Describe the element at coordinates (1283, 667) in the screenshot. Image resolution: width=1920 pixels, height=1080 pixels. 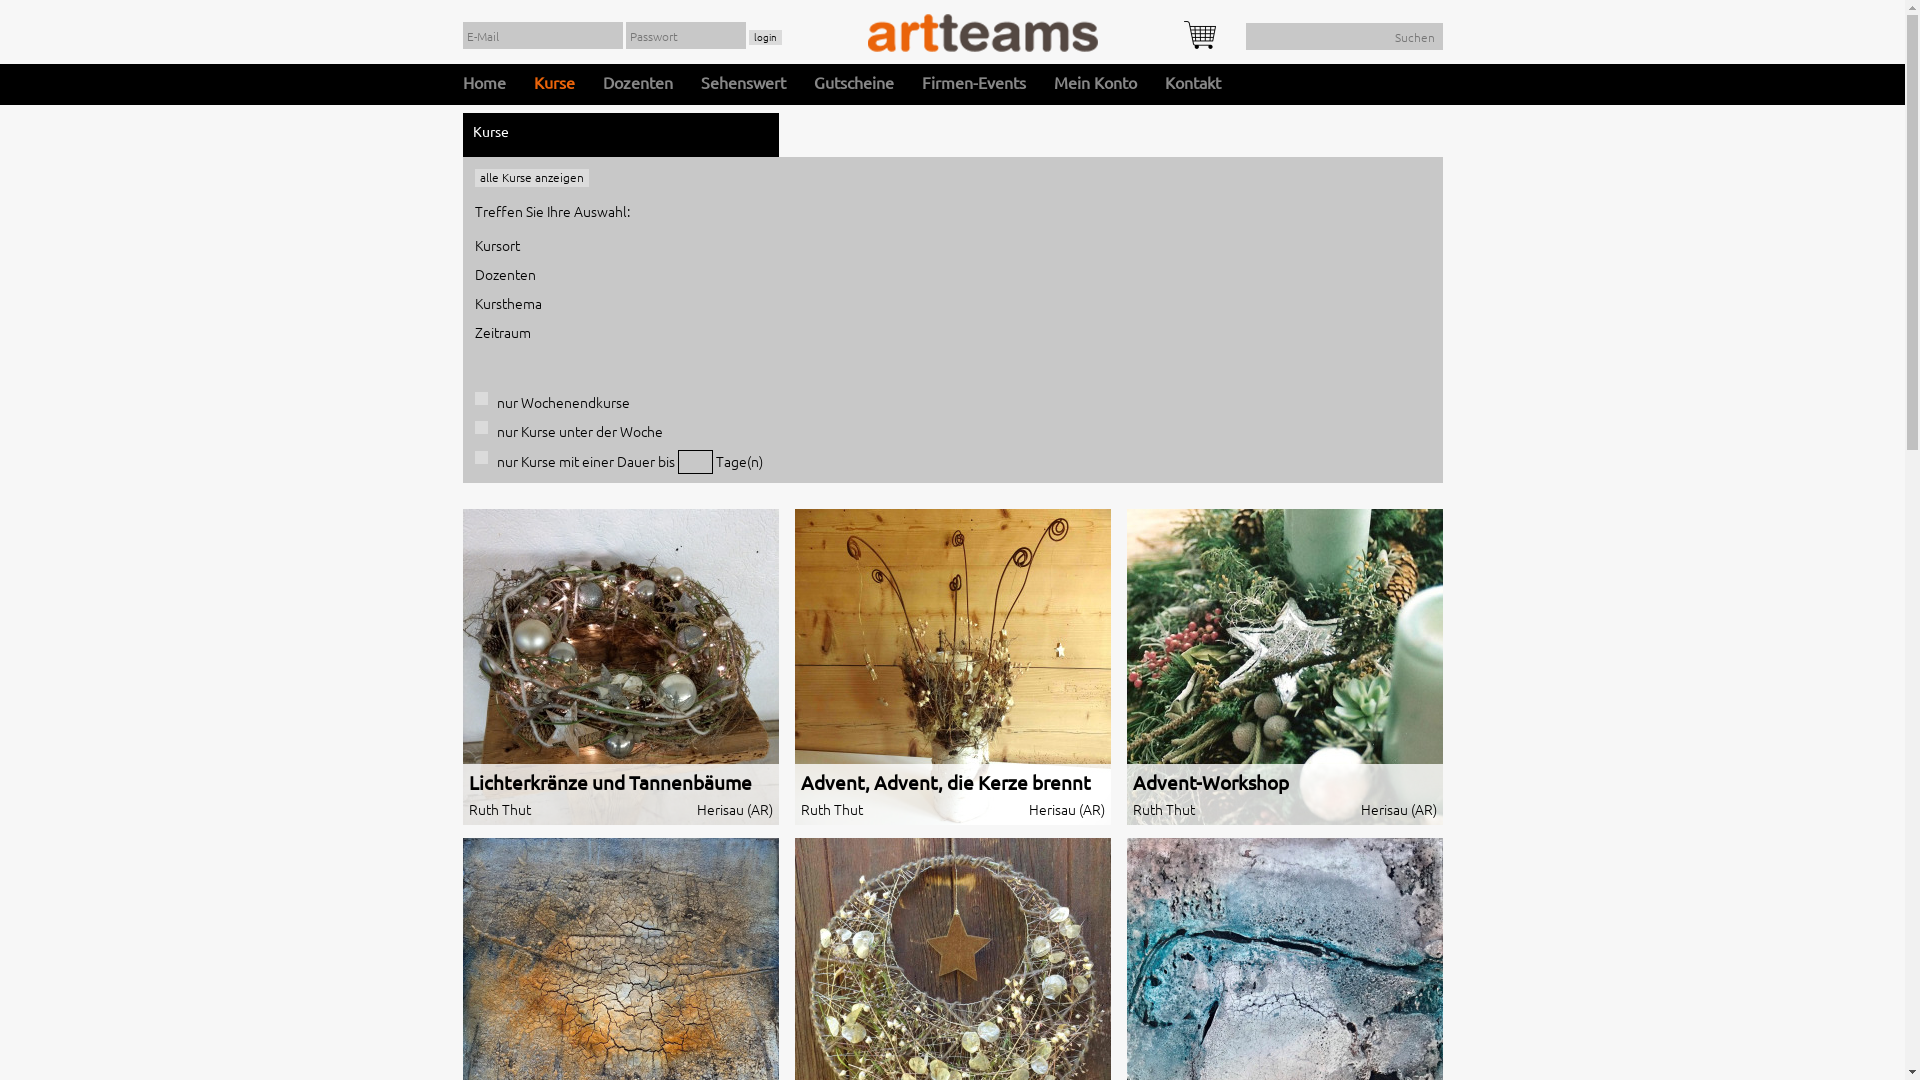
I see `'Advent-Workshop` at that location.